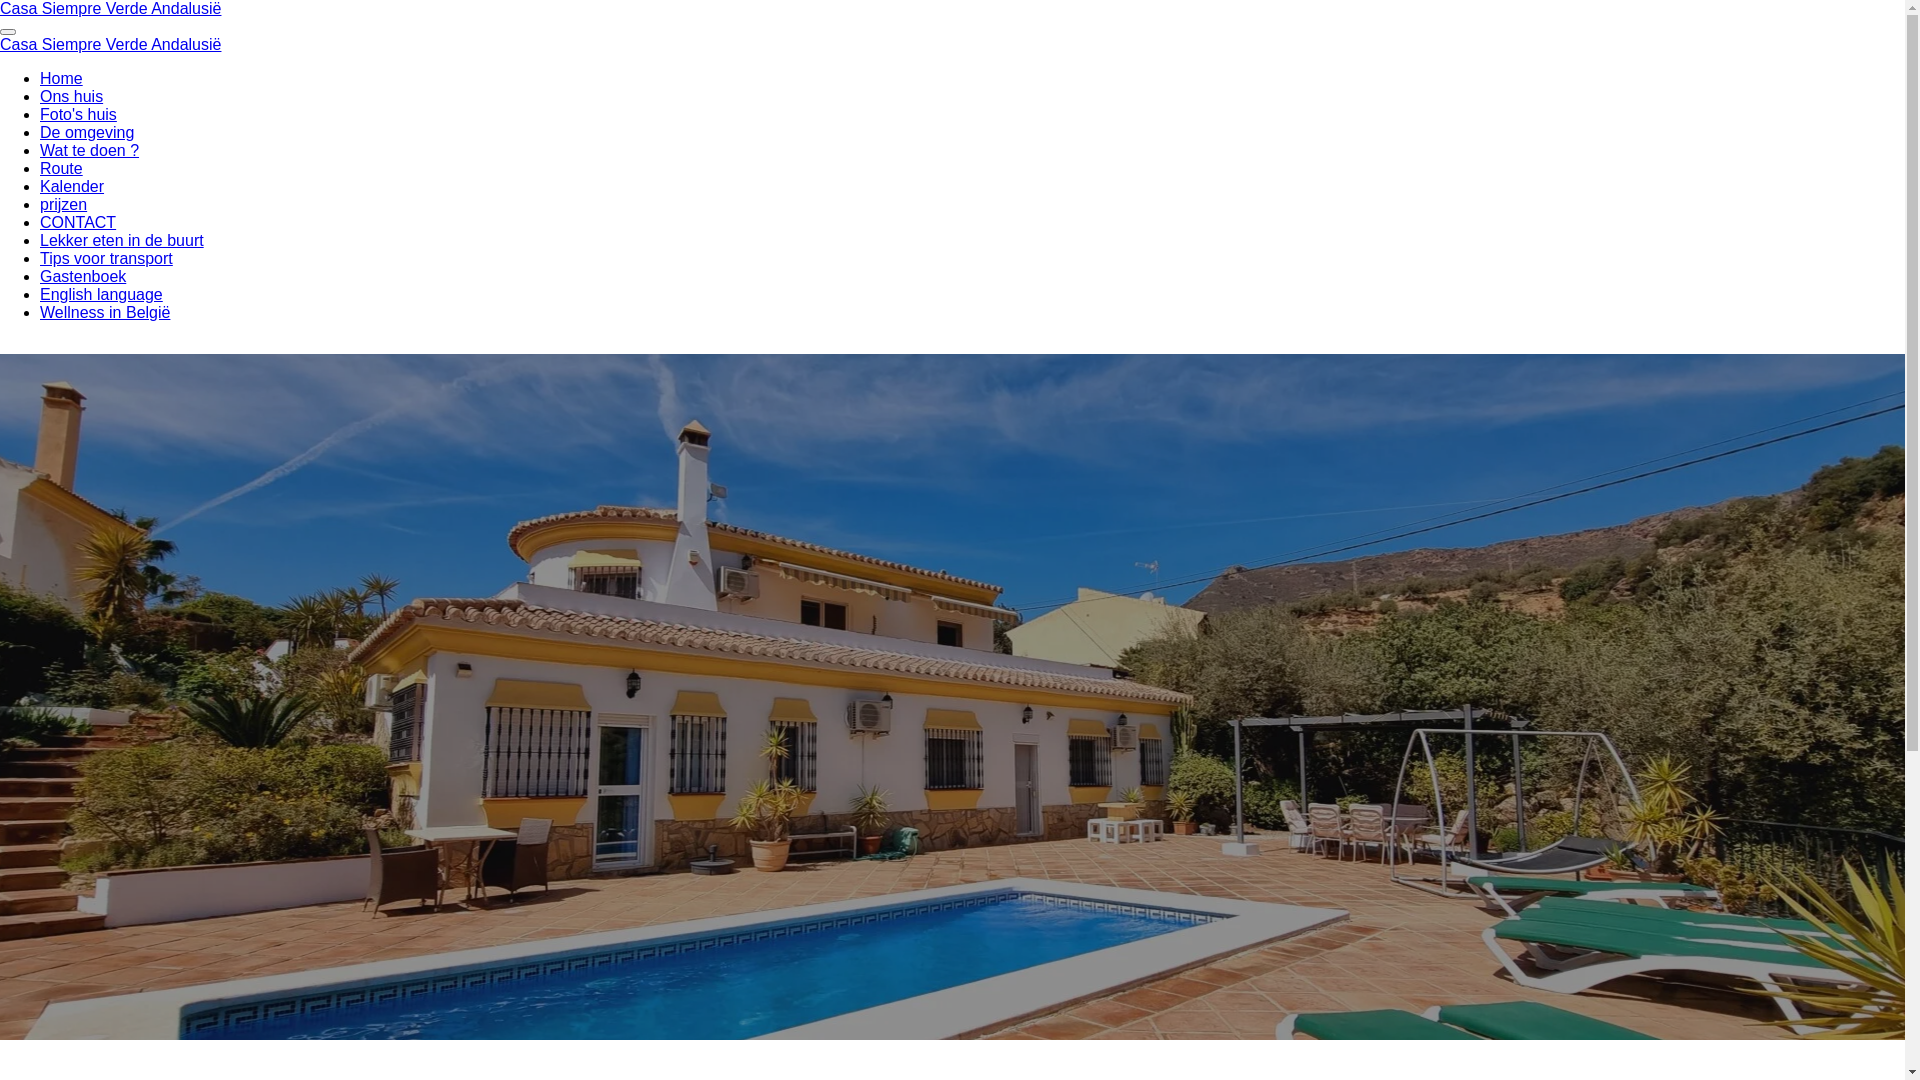 The width and height of the screenshot is (1920, 1080). Describe the element at coordinates (81, 276) in the screenshot. I see `'Gastenboek'` at that location.